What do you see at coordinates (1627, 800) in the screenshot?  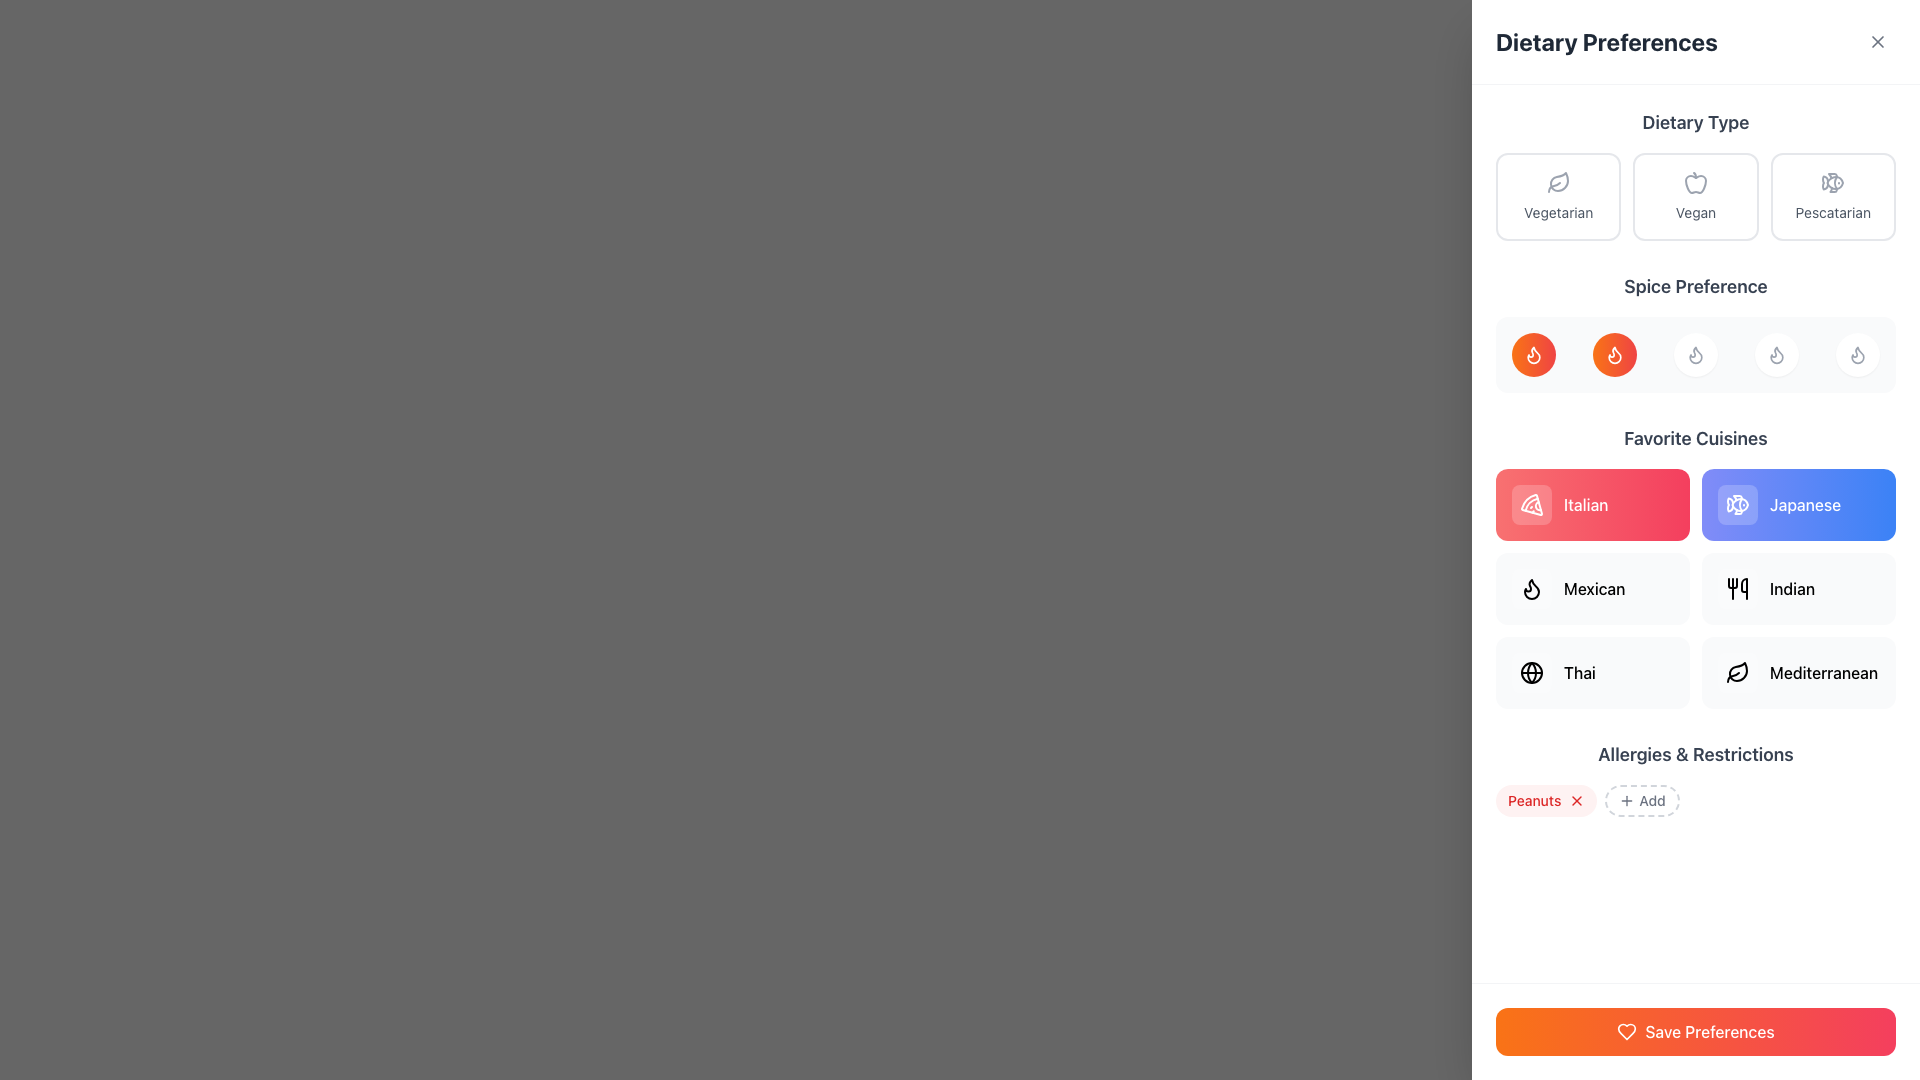 I see `the 'Add' button icon located to the right of the 'Peanuts ×' chip in the 'Allergies & Restrictions' section of the preferences panel` at bounding box center [1627, 800].